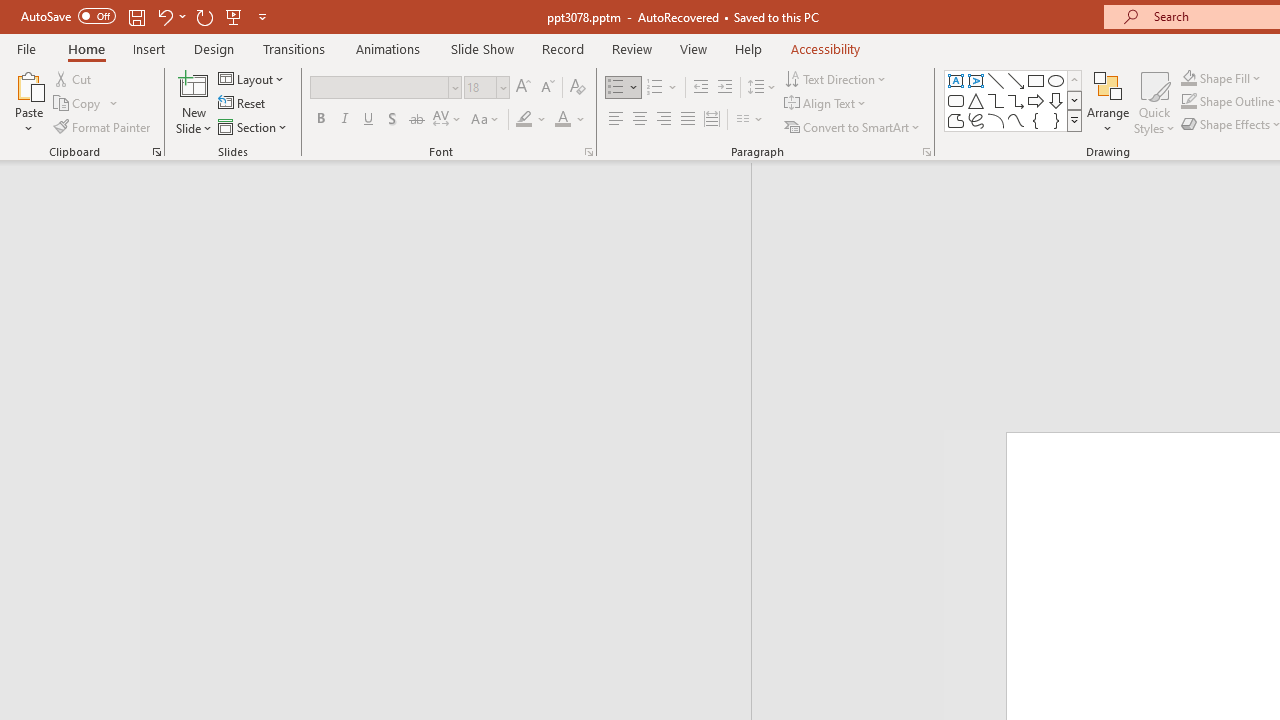  What do you see at coordinates (253, 127) in the screenshot?
I see `'Section'` at bounding box center [253, 127].